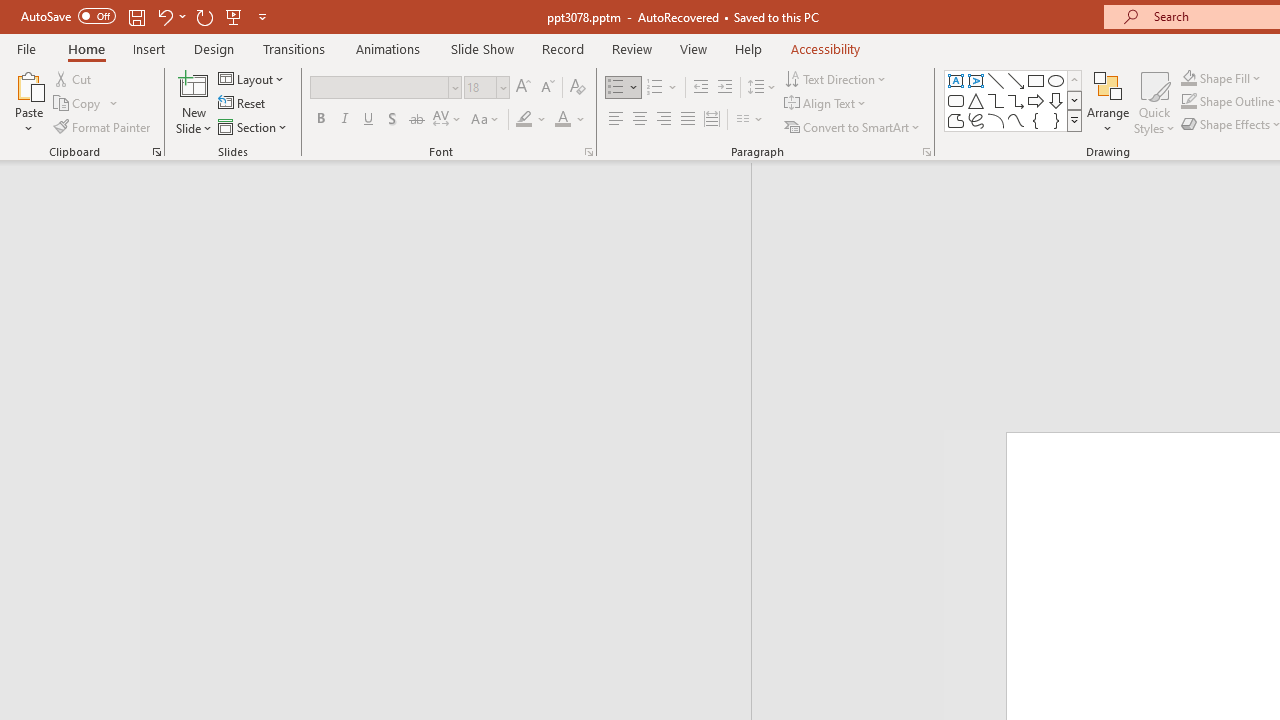  What do you see at coordinates (253, 127) in the screenshot?
I see `'Section'` at bounding box center [253, 127].